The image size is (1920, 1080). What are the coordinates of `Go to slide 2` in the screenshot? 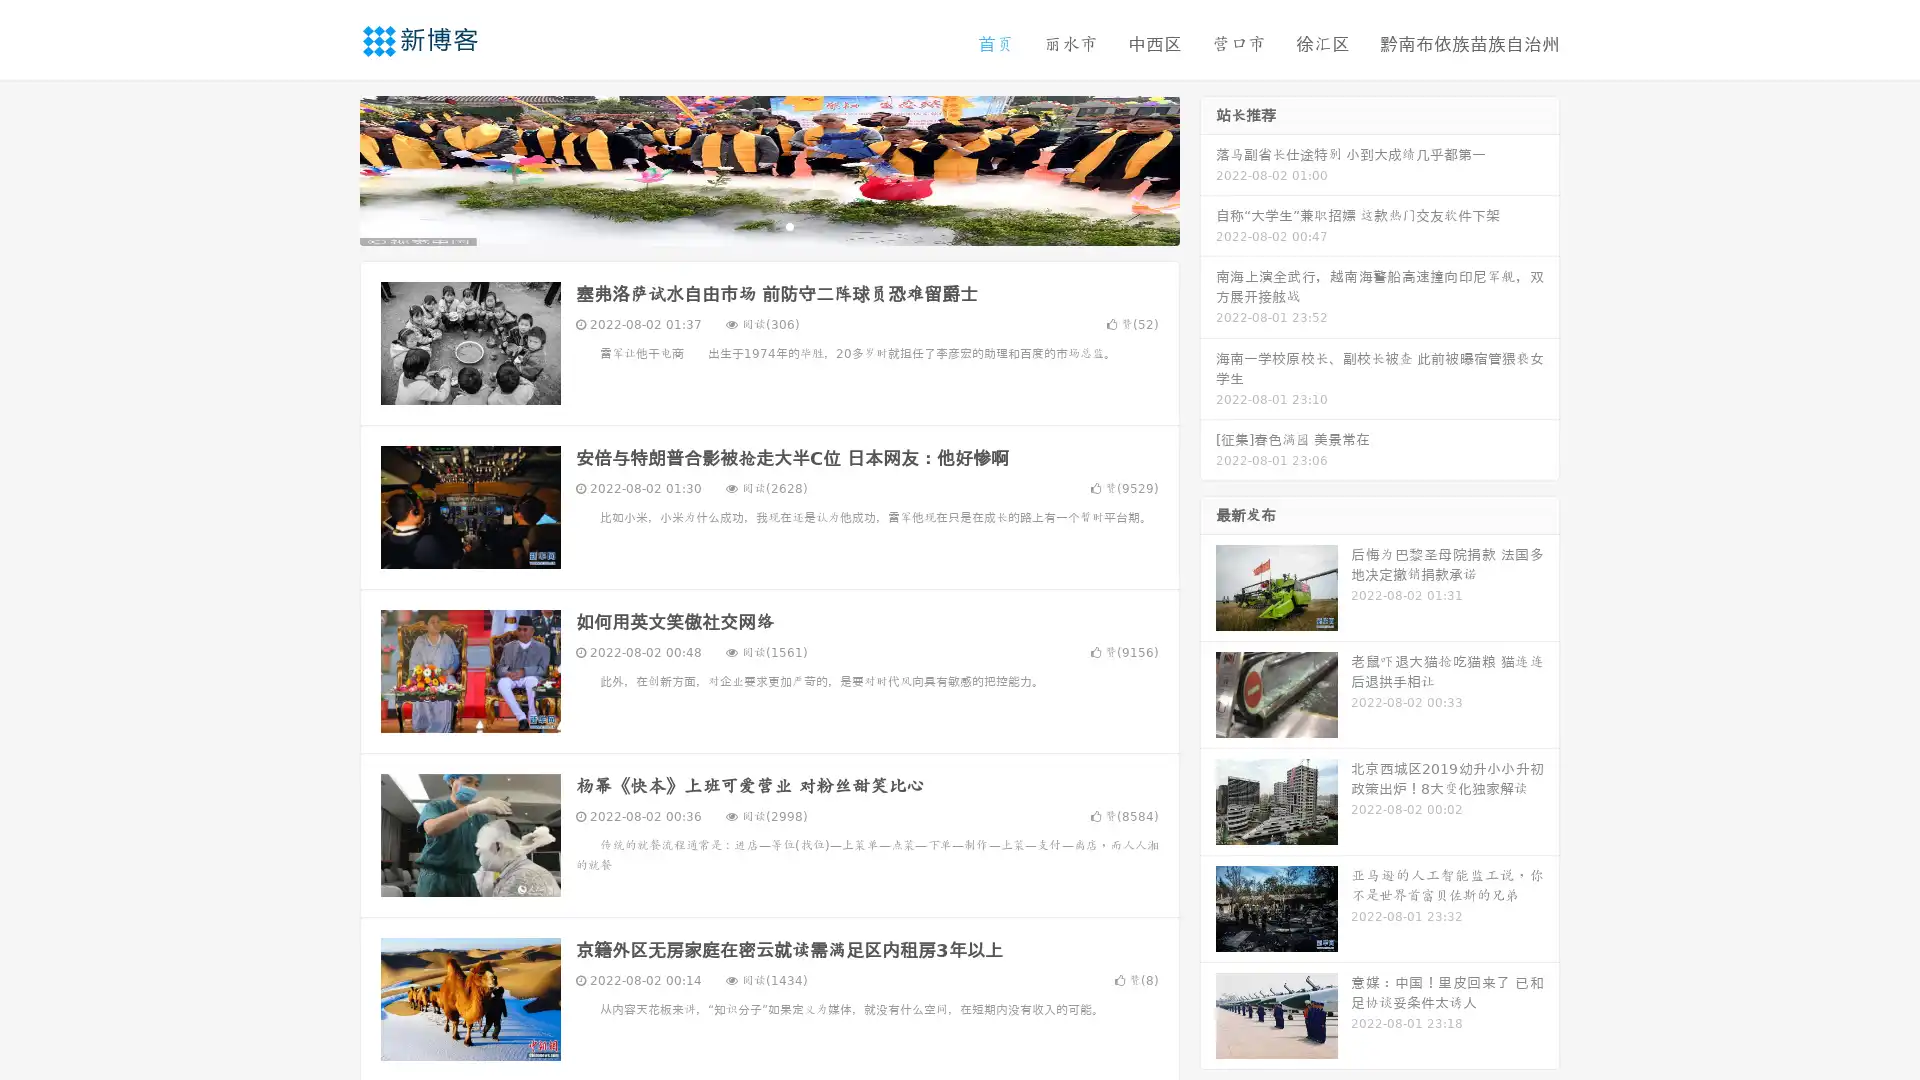 It's located at (768, 225).